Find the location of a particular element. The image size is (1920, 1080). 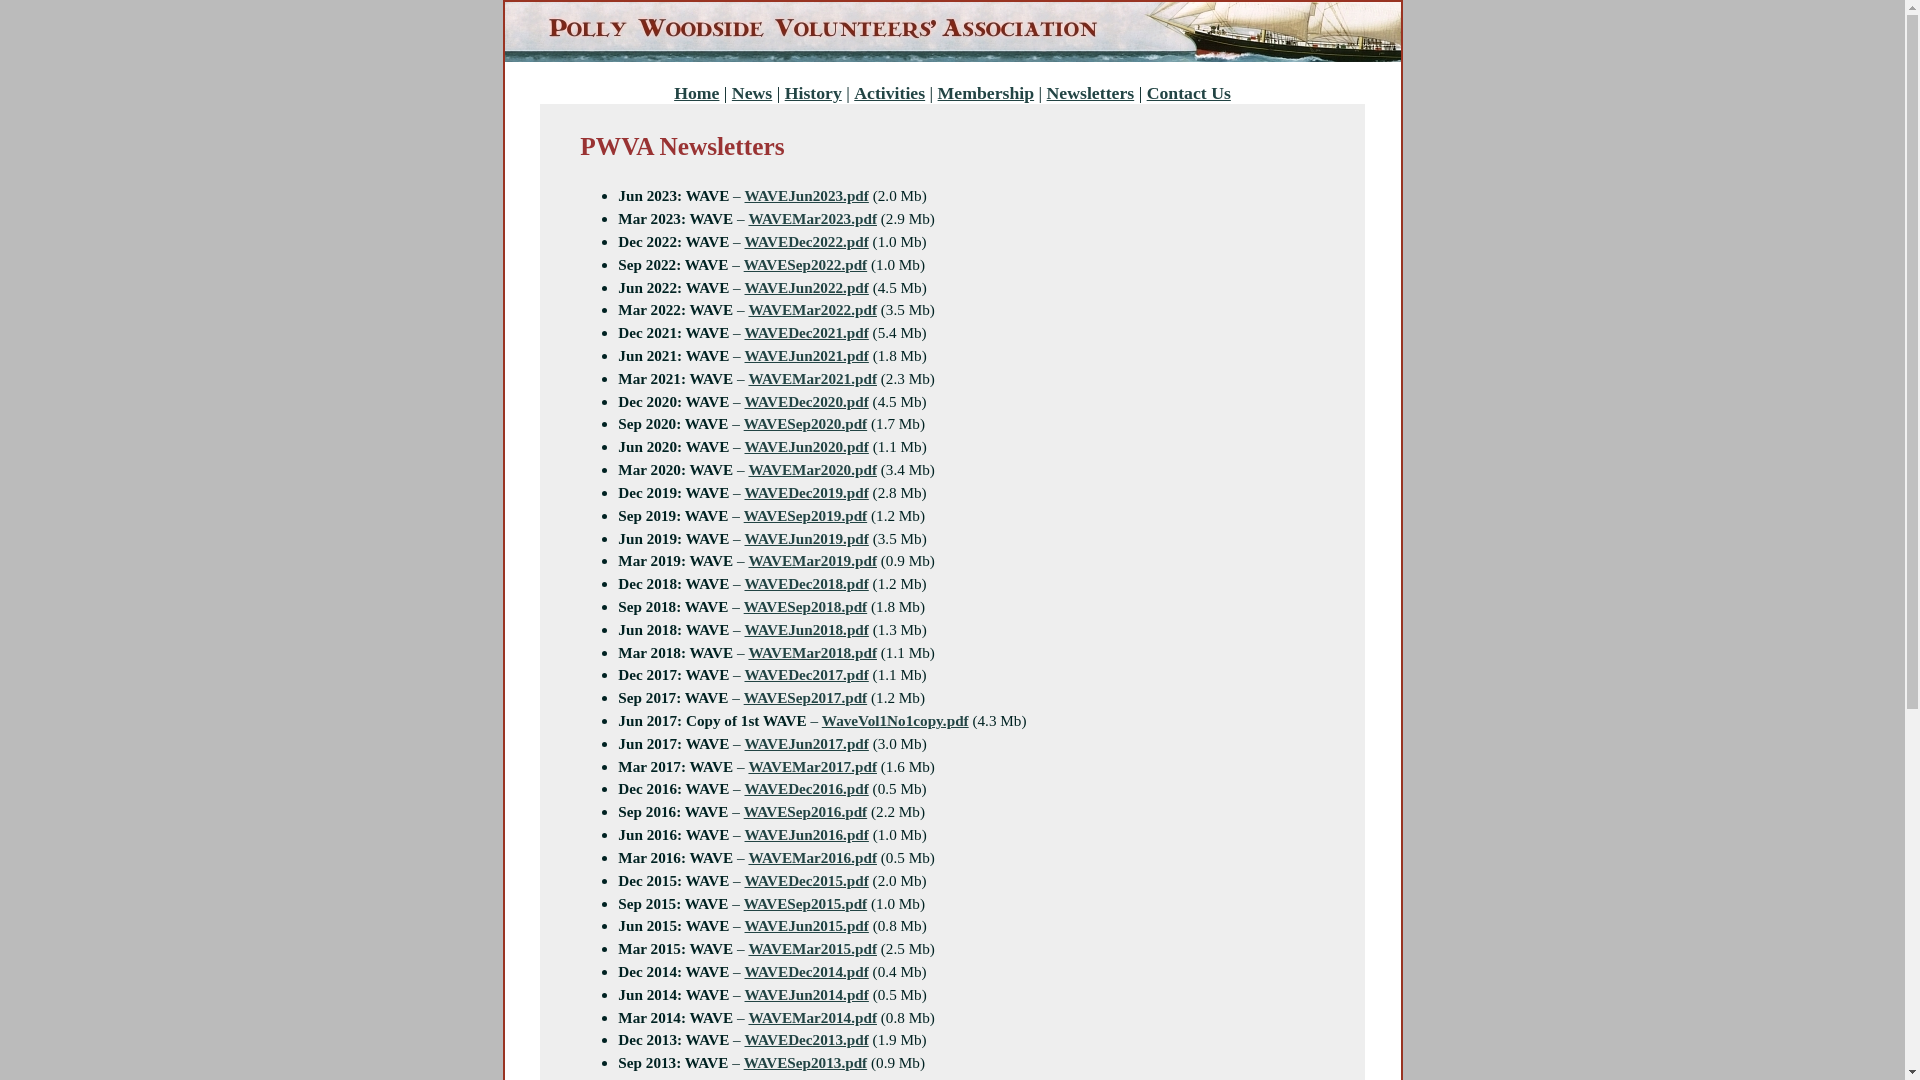

'WAVEJun2014.pdf' is located at coordinates (806, 994).